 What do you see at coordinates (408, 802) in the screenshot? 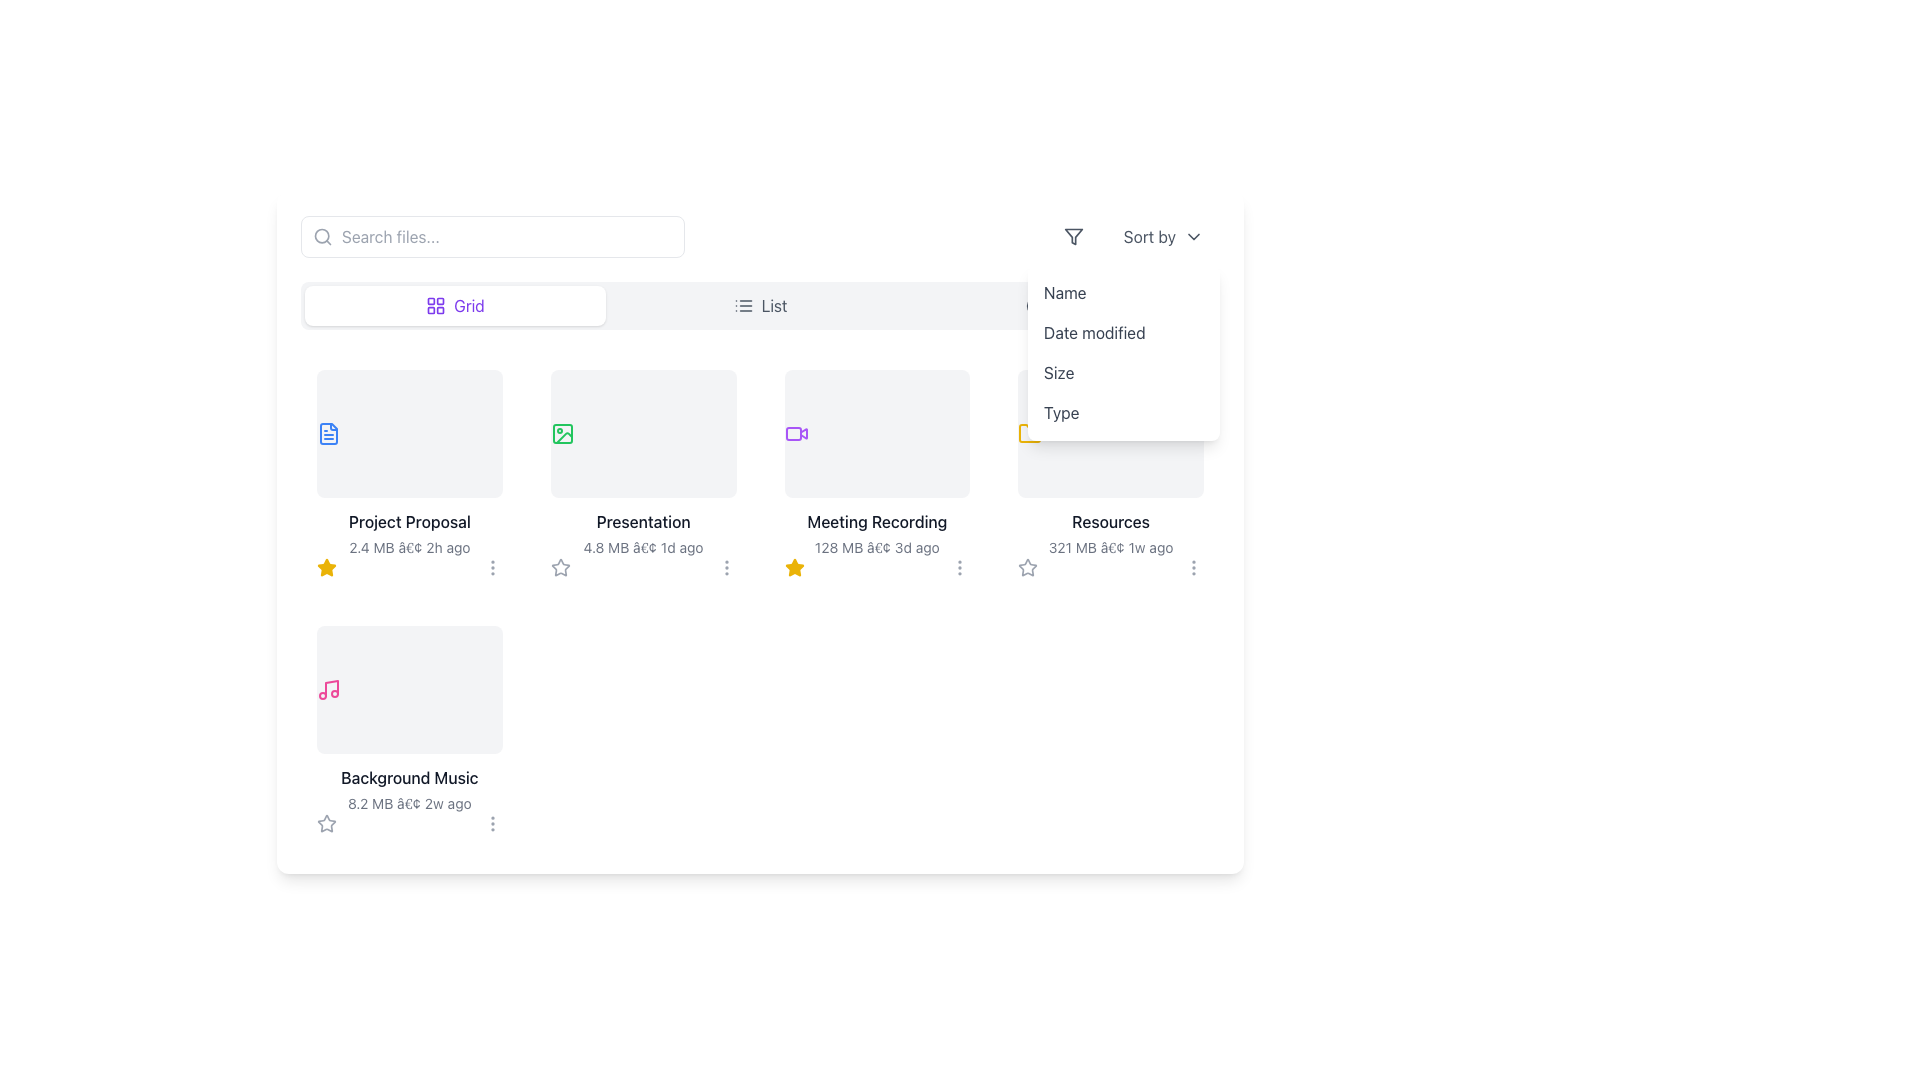
I see `the static text label displaying file information (size and last modified time) located below 'Background Music' in the bottom-left corner of the file grid` at bounding box center [408, 802].